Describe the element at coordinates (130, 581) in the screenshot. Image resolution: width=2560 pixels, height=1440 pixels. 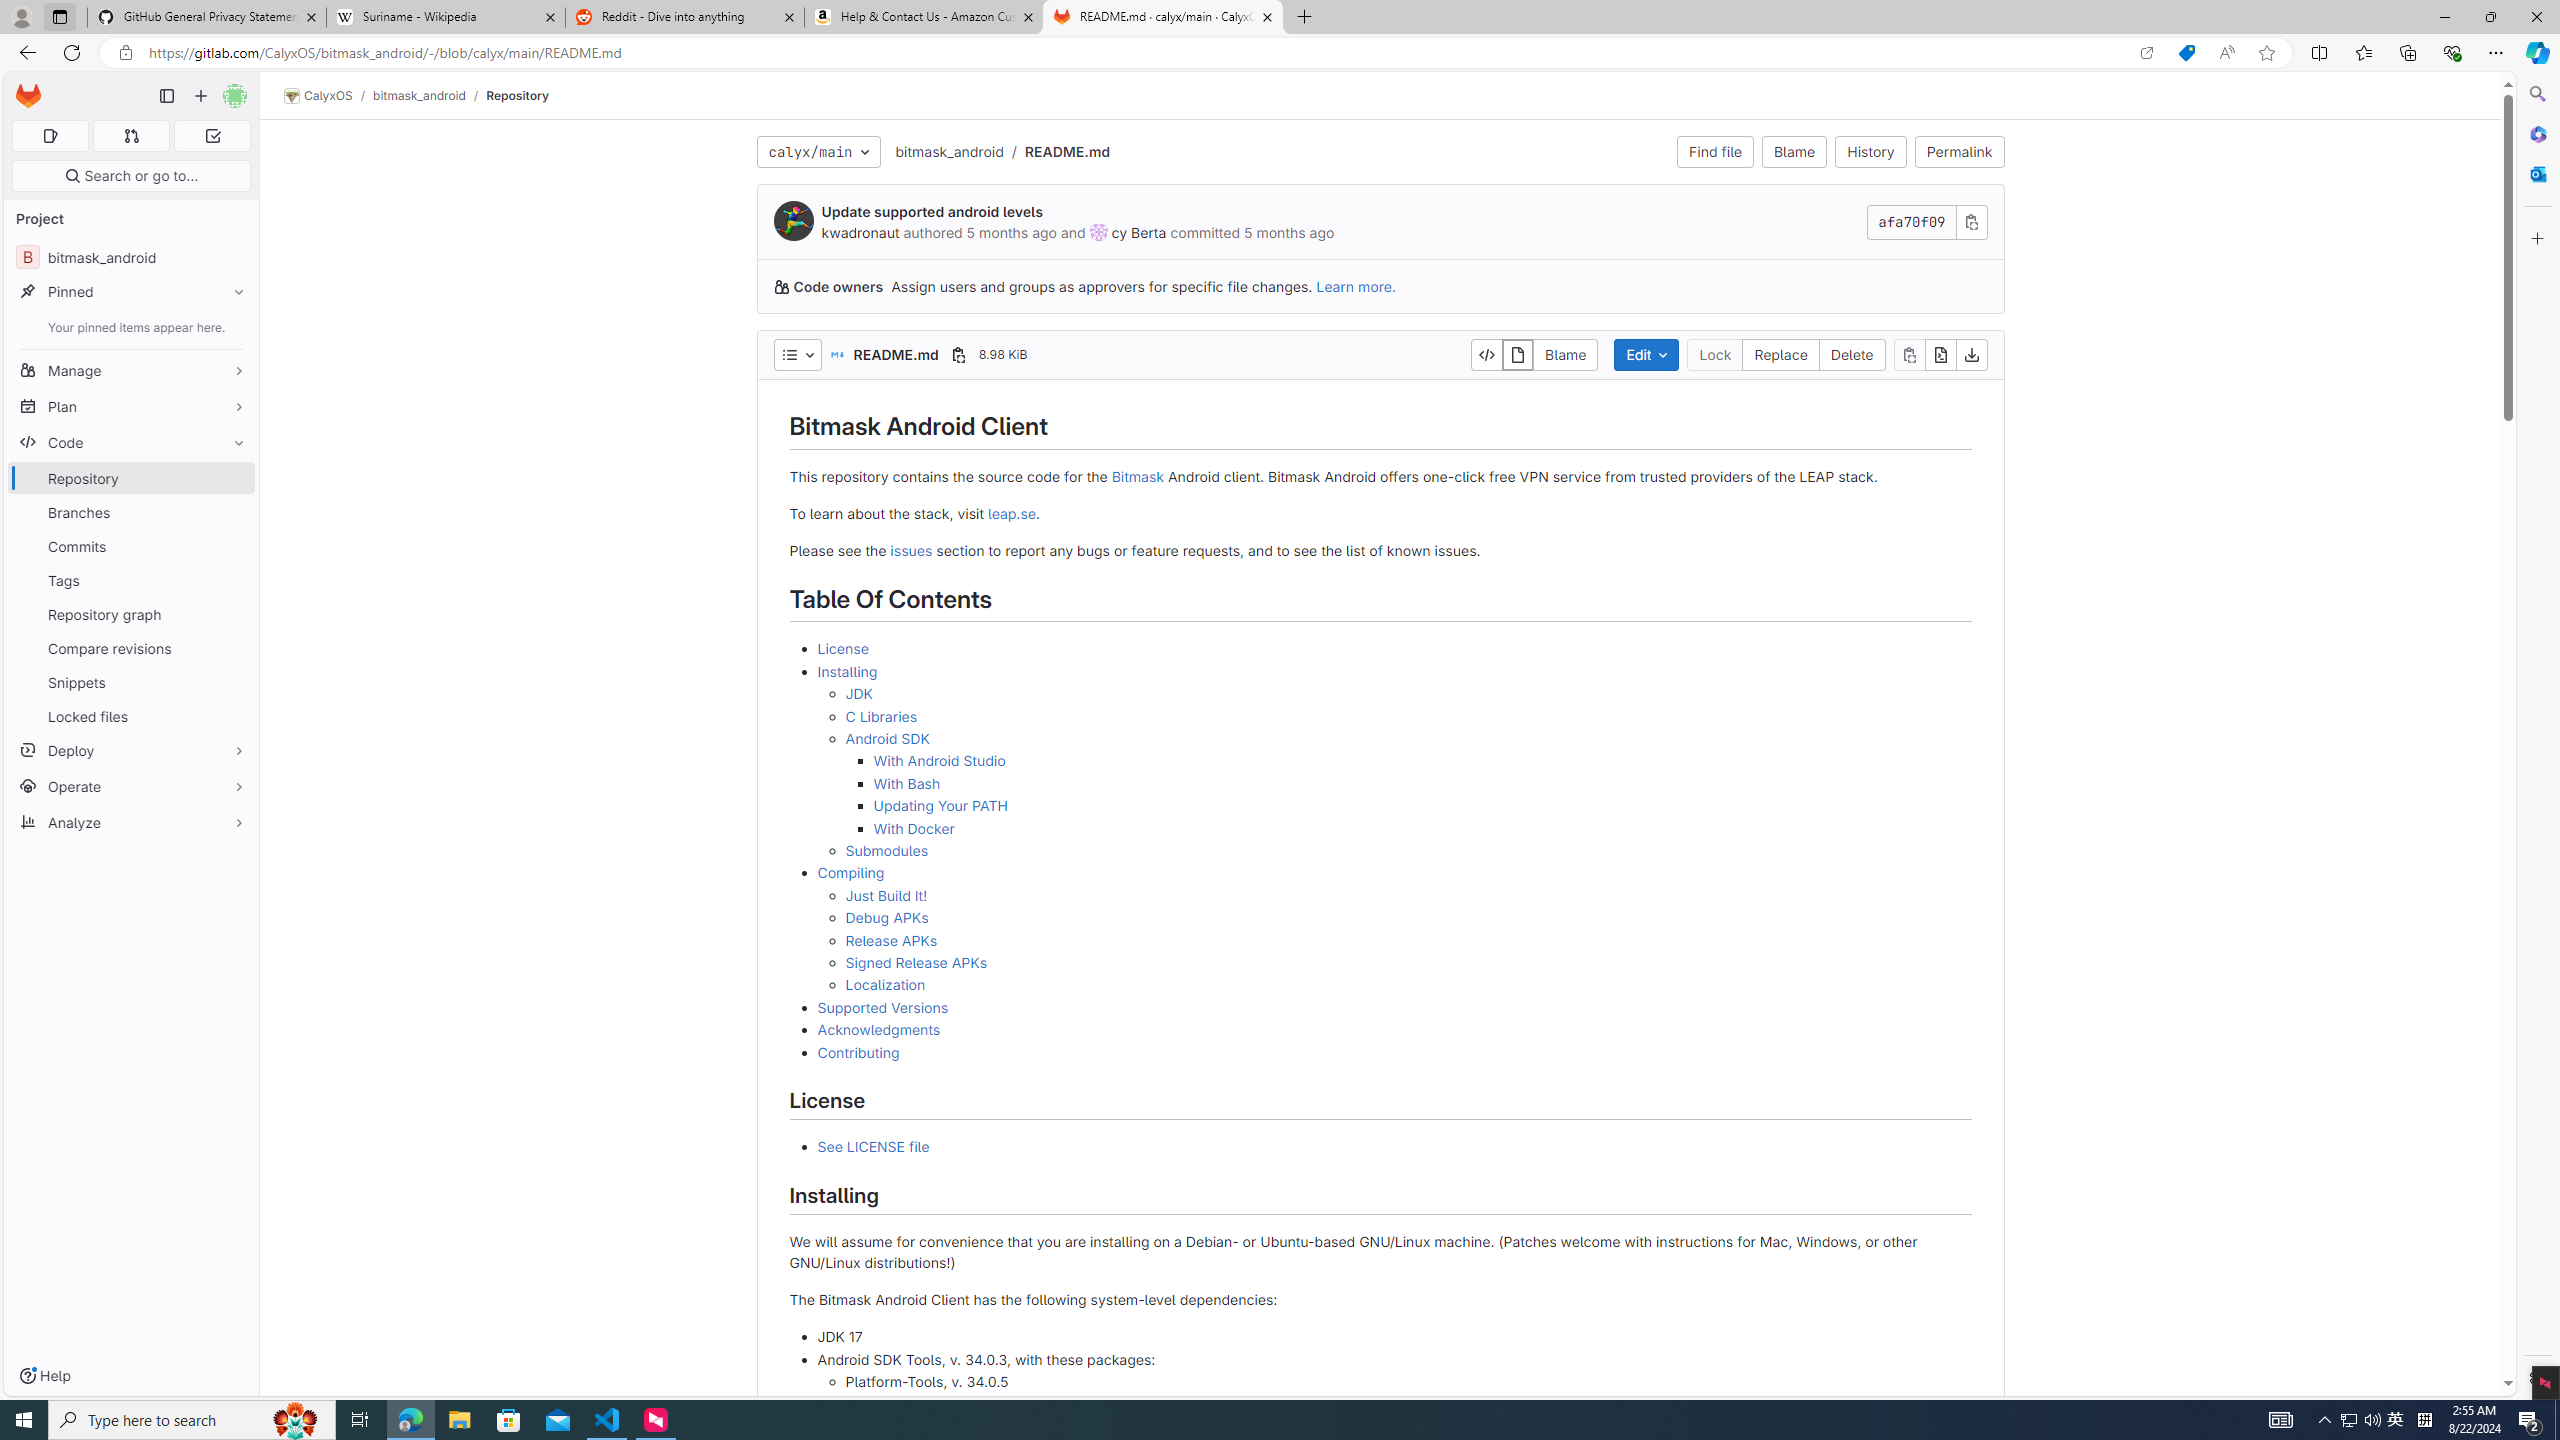
I see `'Tags'` at that location.